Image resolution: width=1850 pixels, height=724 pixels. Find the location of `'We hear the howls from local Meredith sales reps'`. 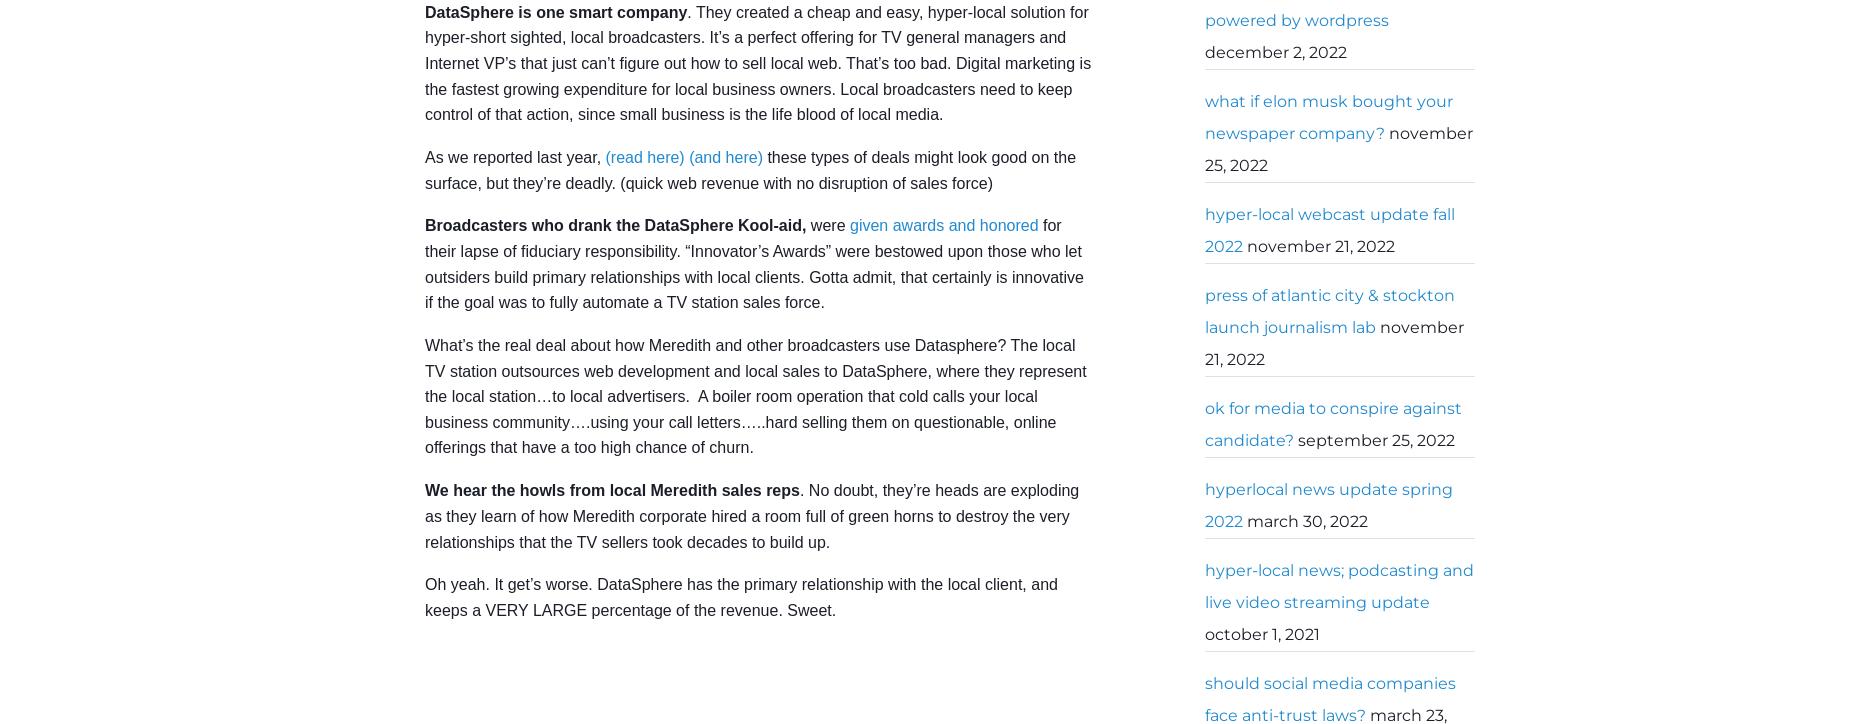

'We hear the howls from local Meredith sales reps' is located at coordinates (611, 489).